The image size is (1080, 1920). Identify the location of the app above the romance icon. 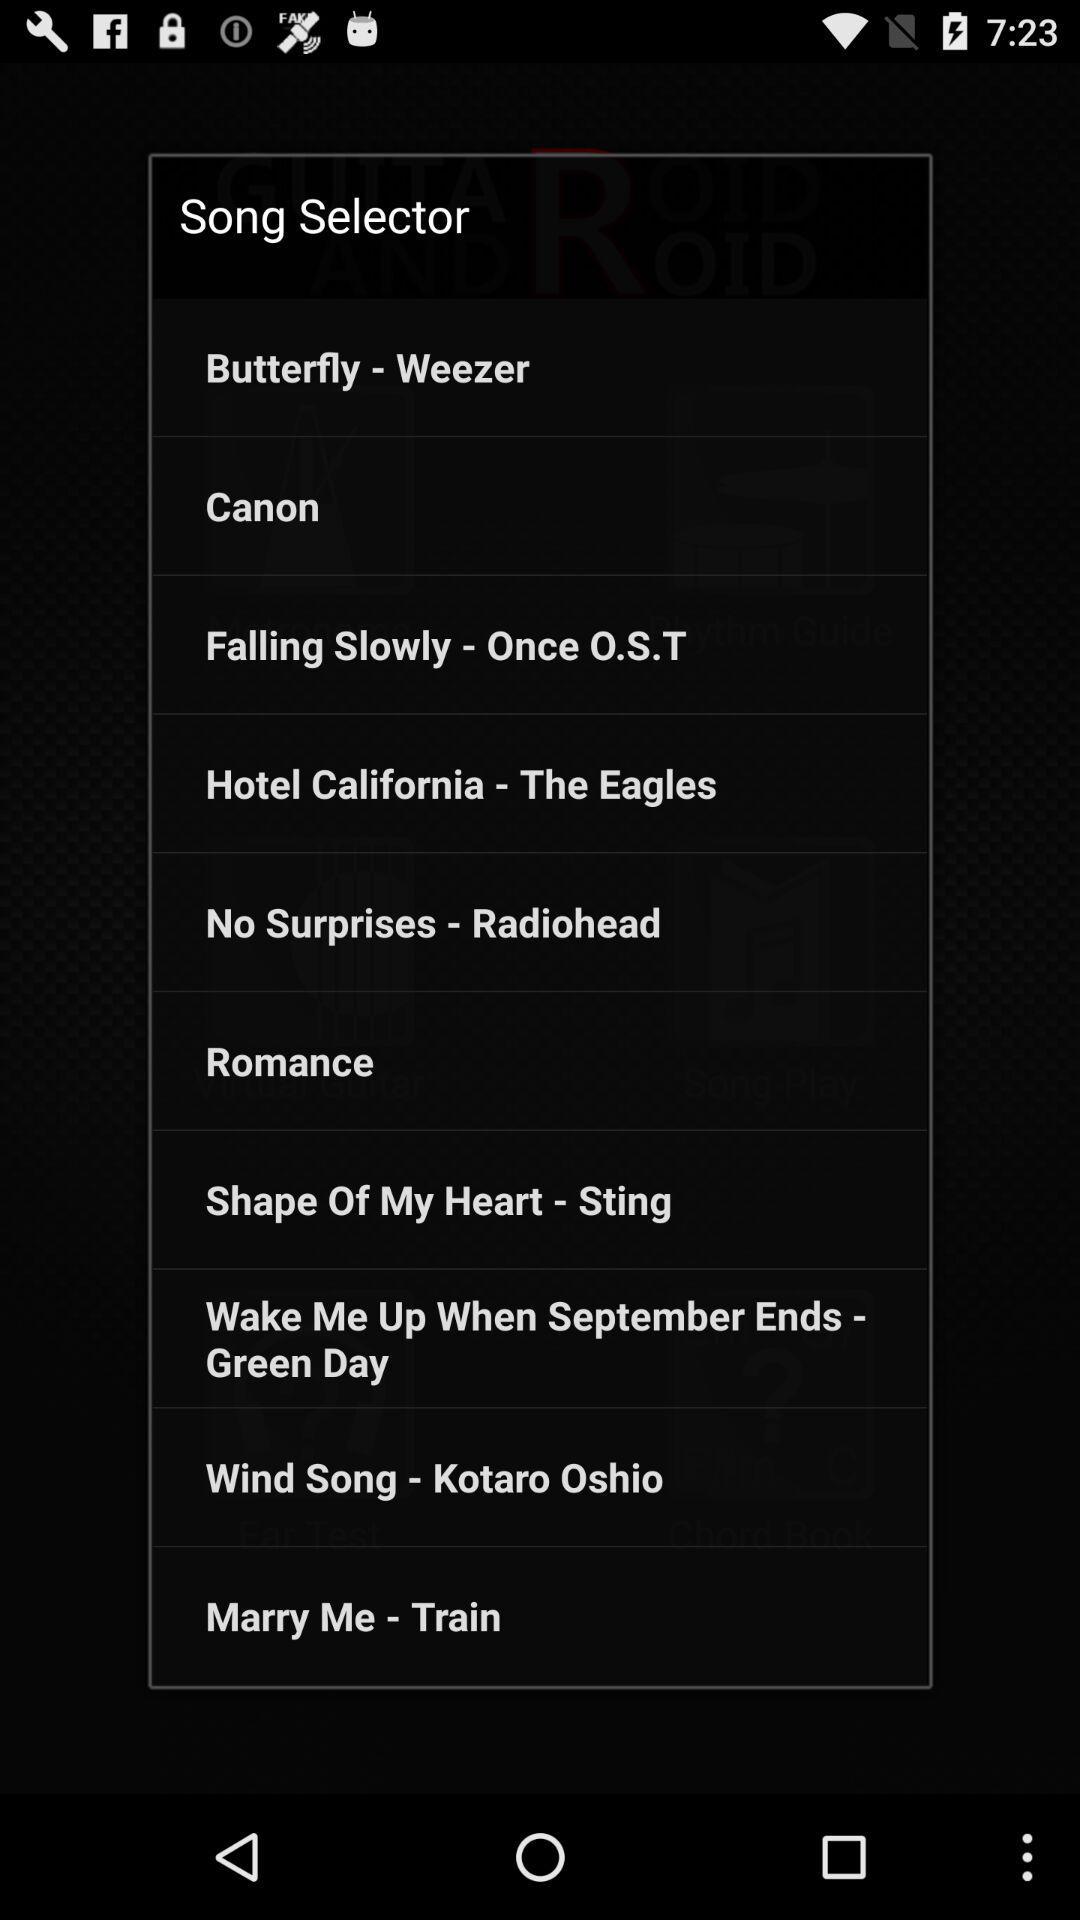
(406, 921).